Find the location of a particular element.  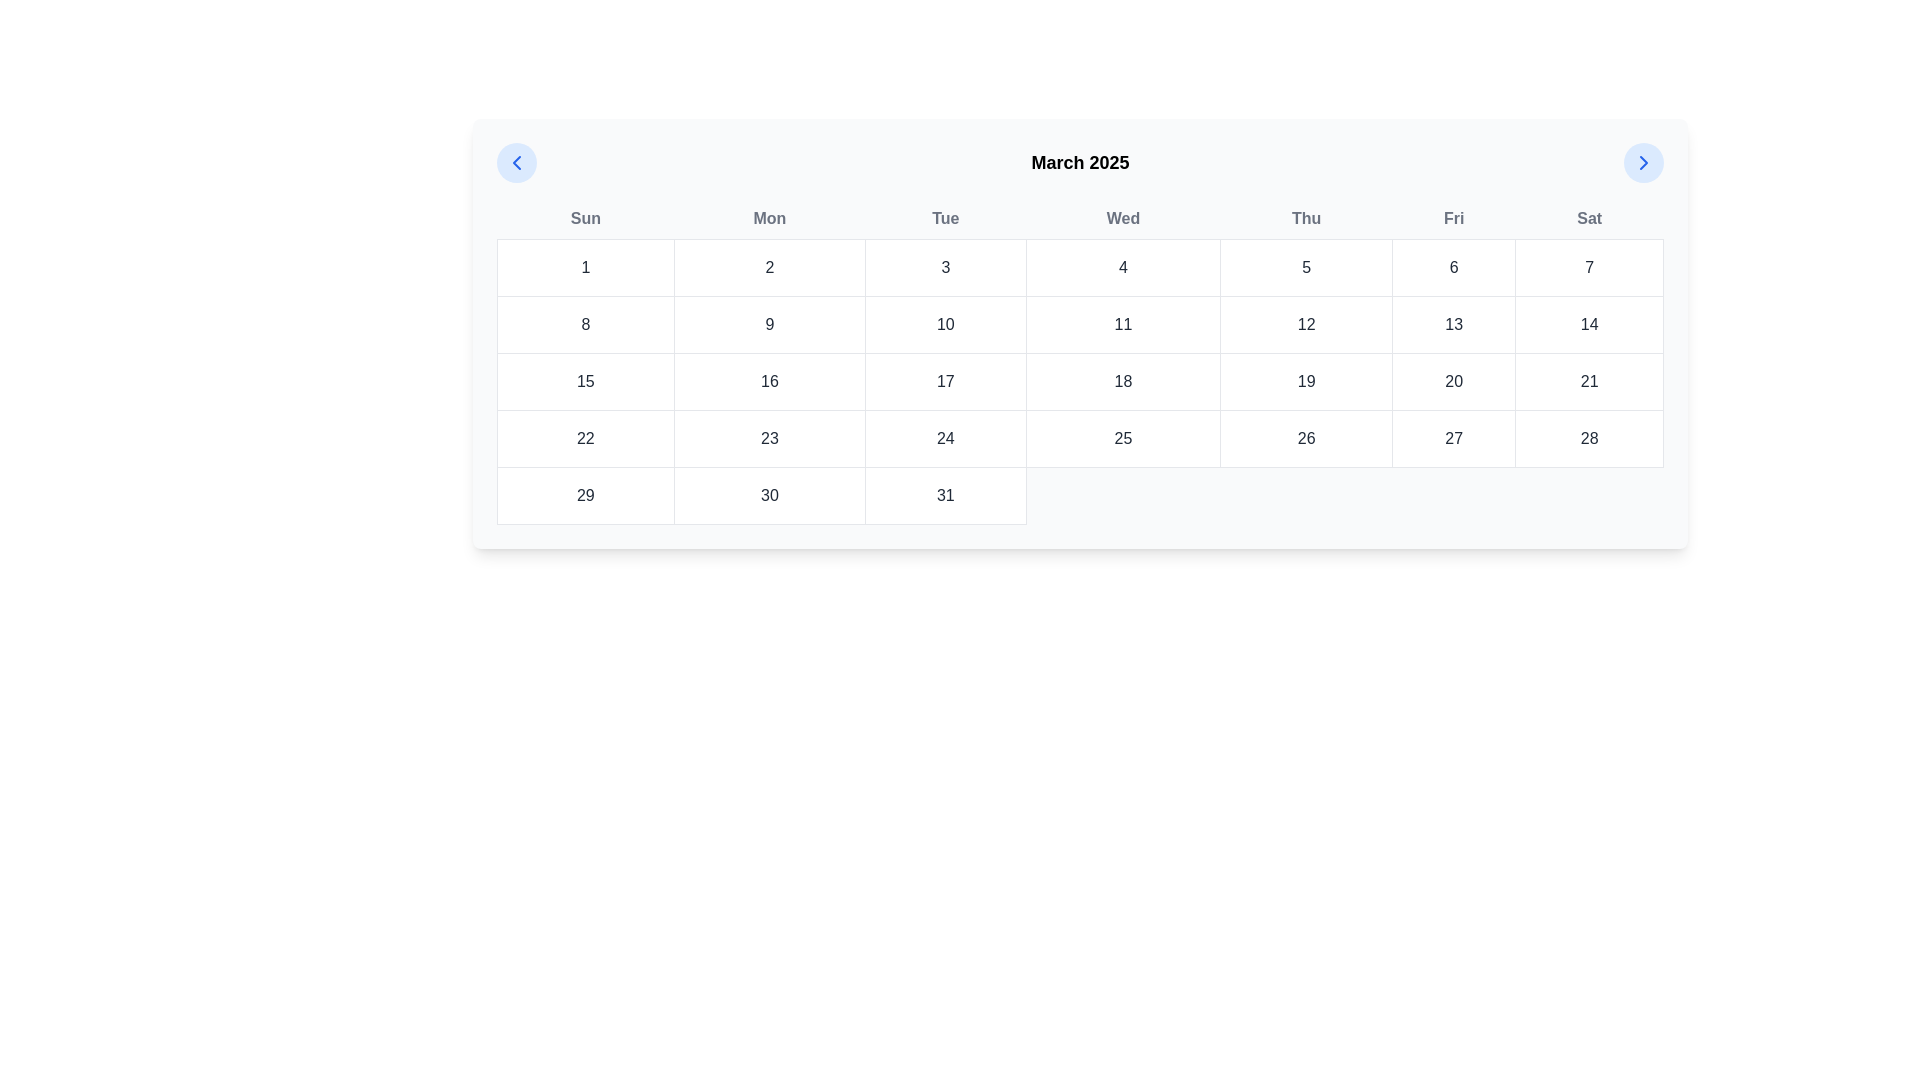

the button displaying the number '11' is located at coordinates (1123, 323).